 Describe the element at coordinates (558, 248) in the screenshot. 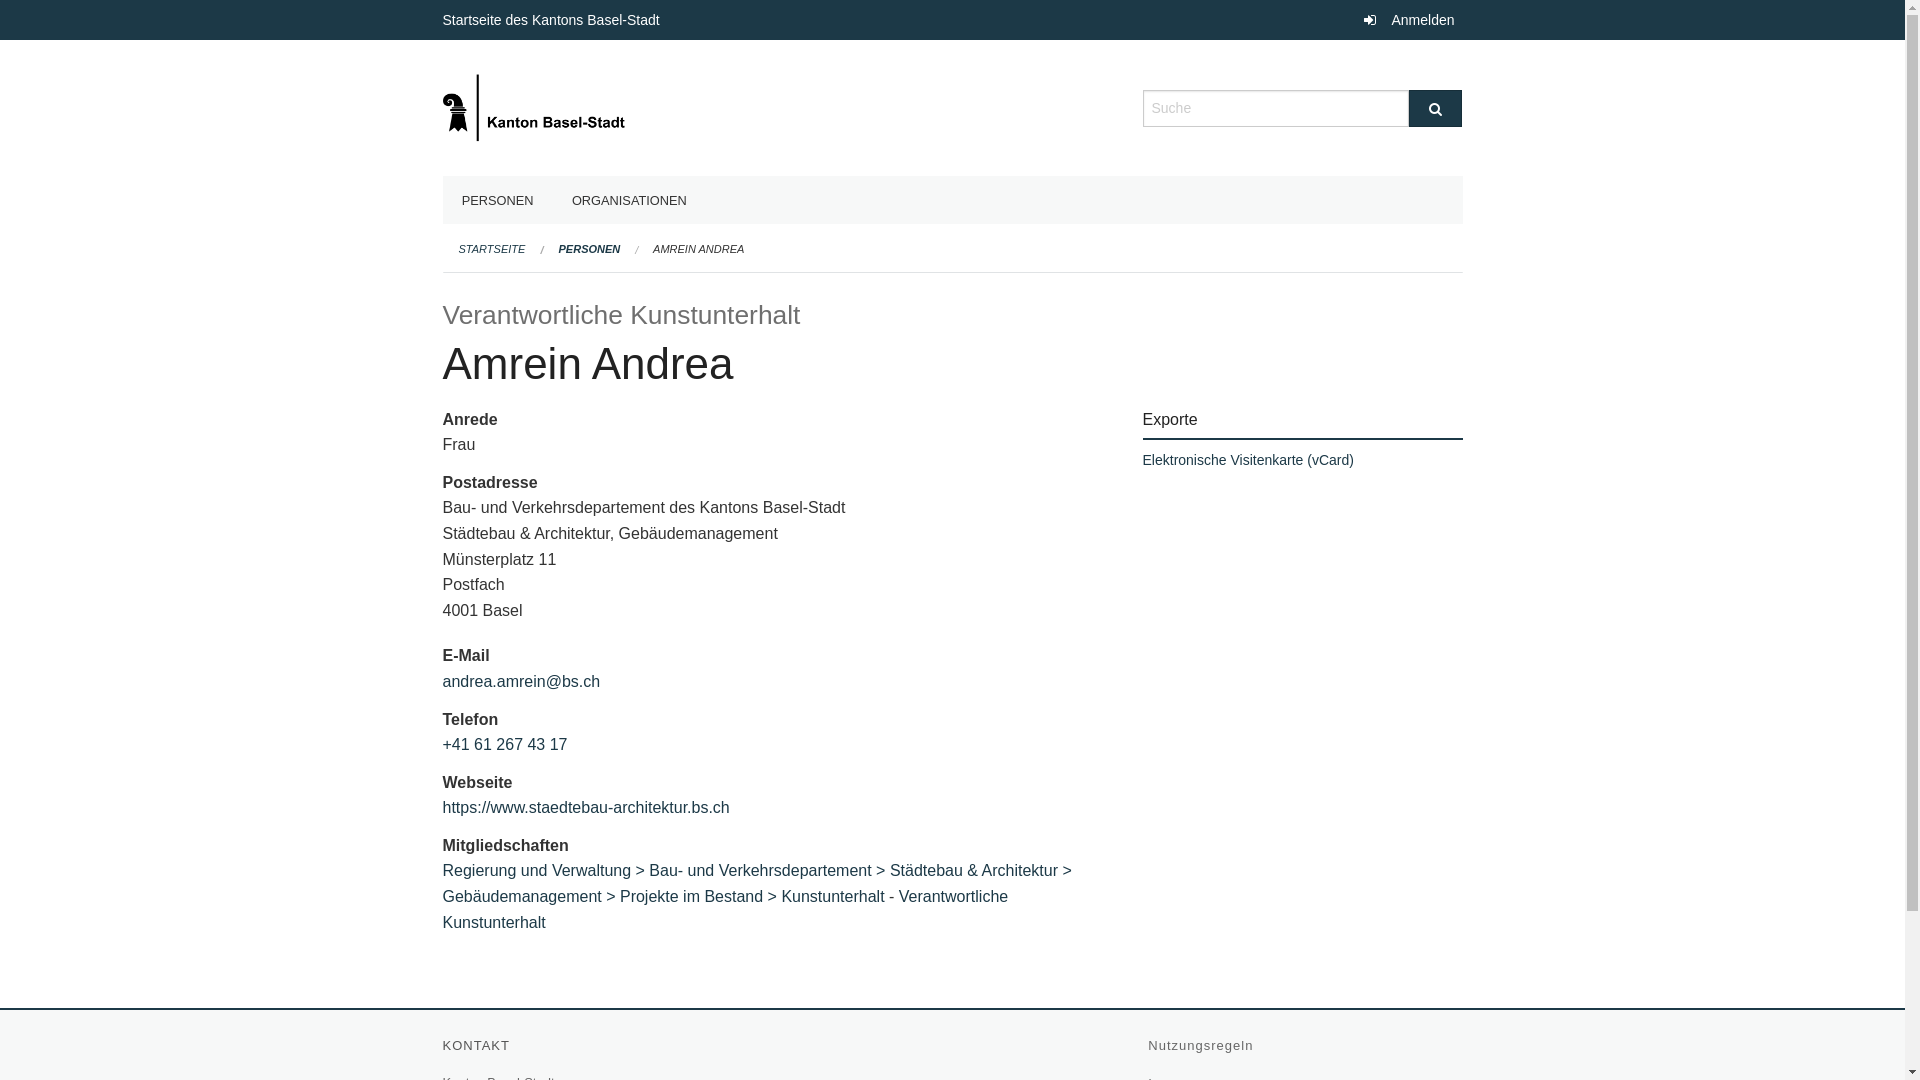

I see `'PERSONEN'` at that location.